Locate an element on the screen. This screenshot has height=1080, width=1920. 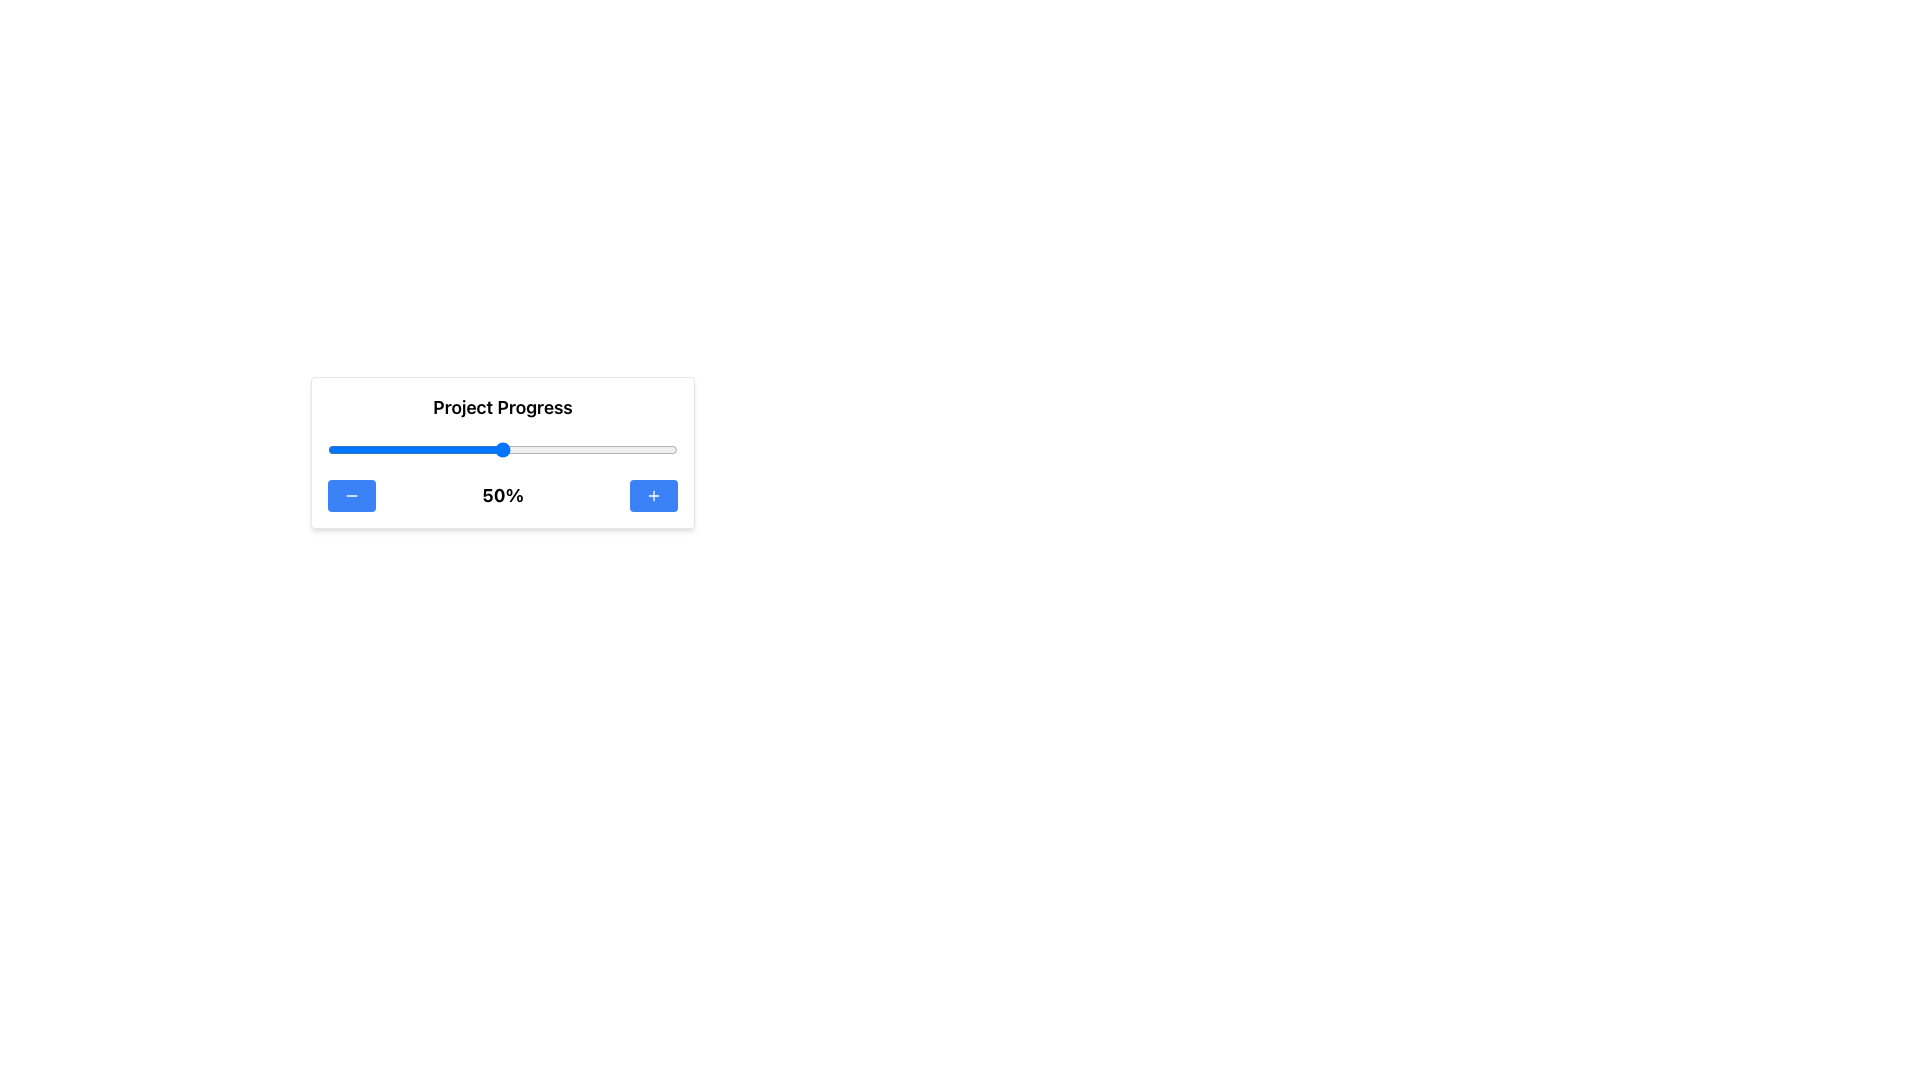
the static text that displays the current percentage value associated with the progress bar, located centrally between the minus and plus buttons is located at coordinates (503, 495).